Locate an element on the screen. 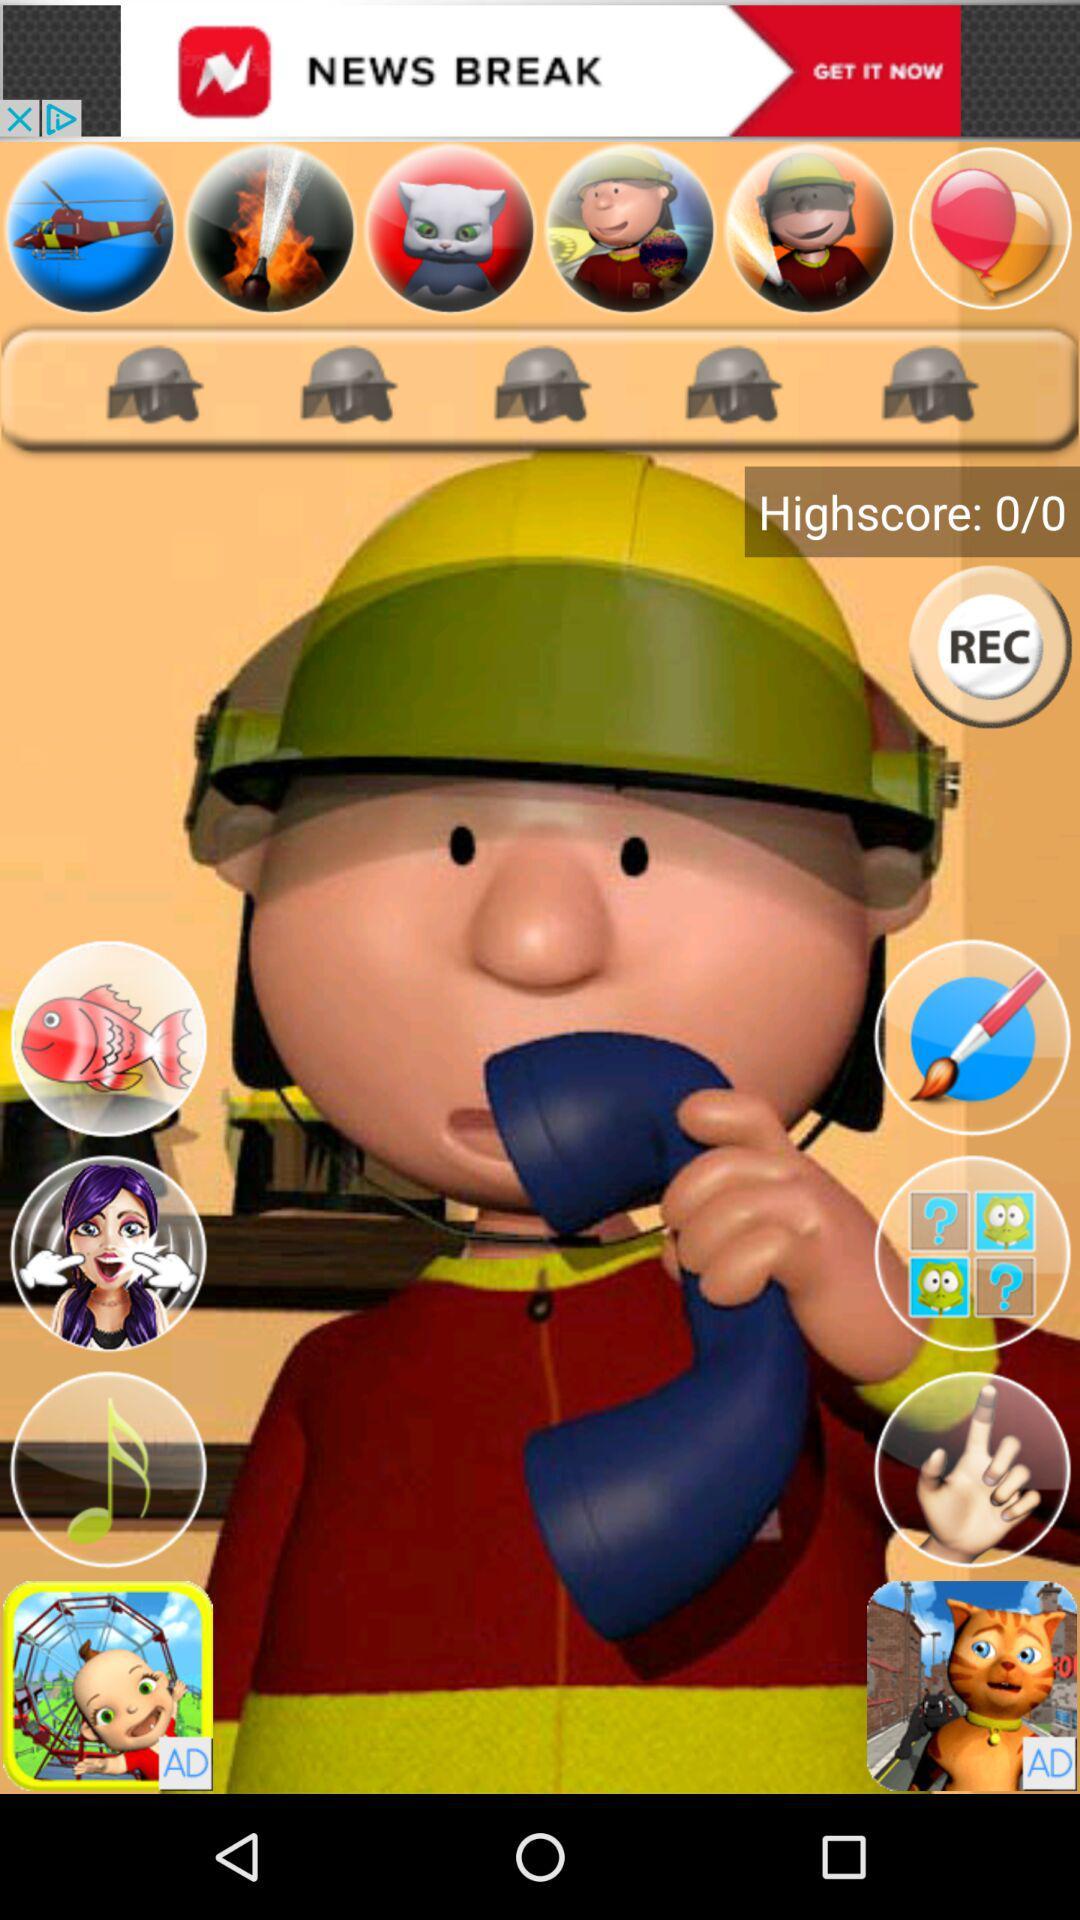  advertisent page is located at coordinates (810, 228).